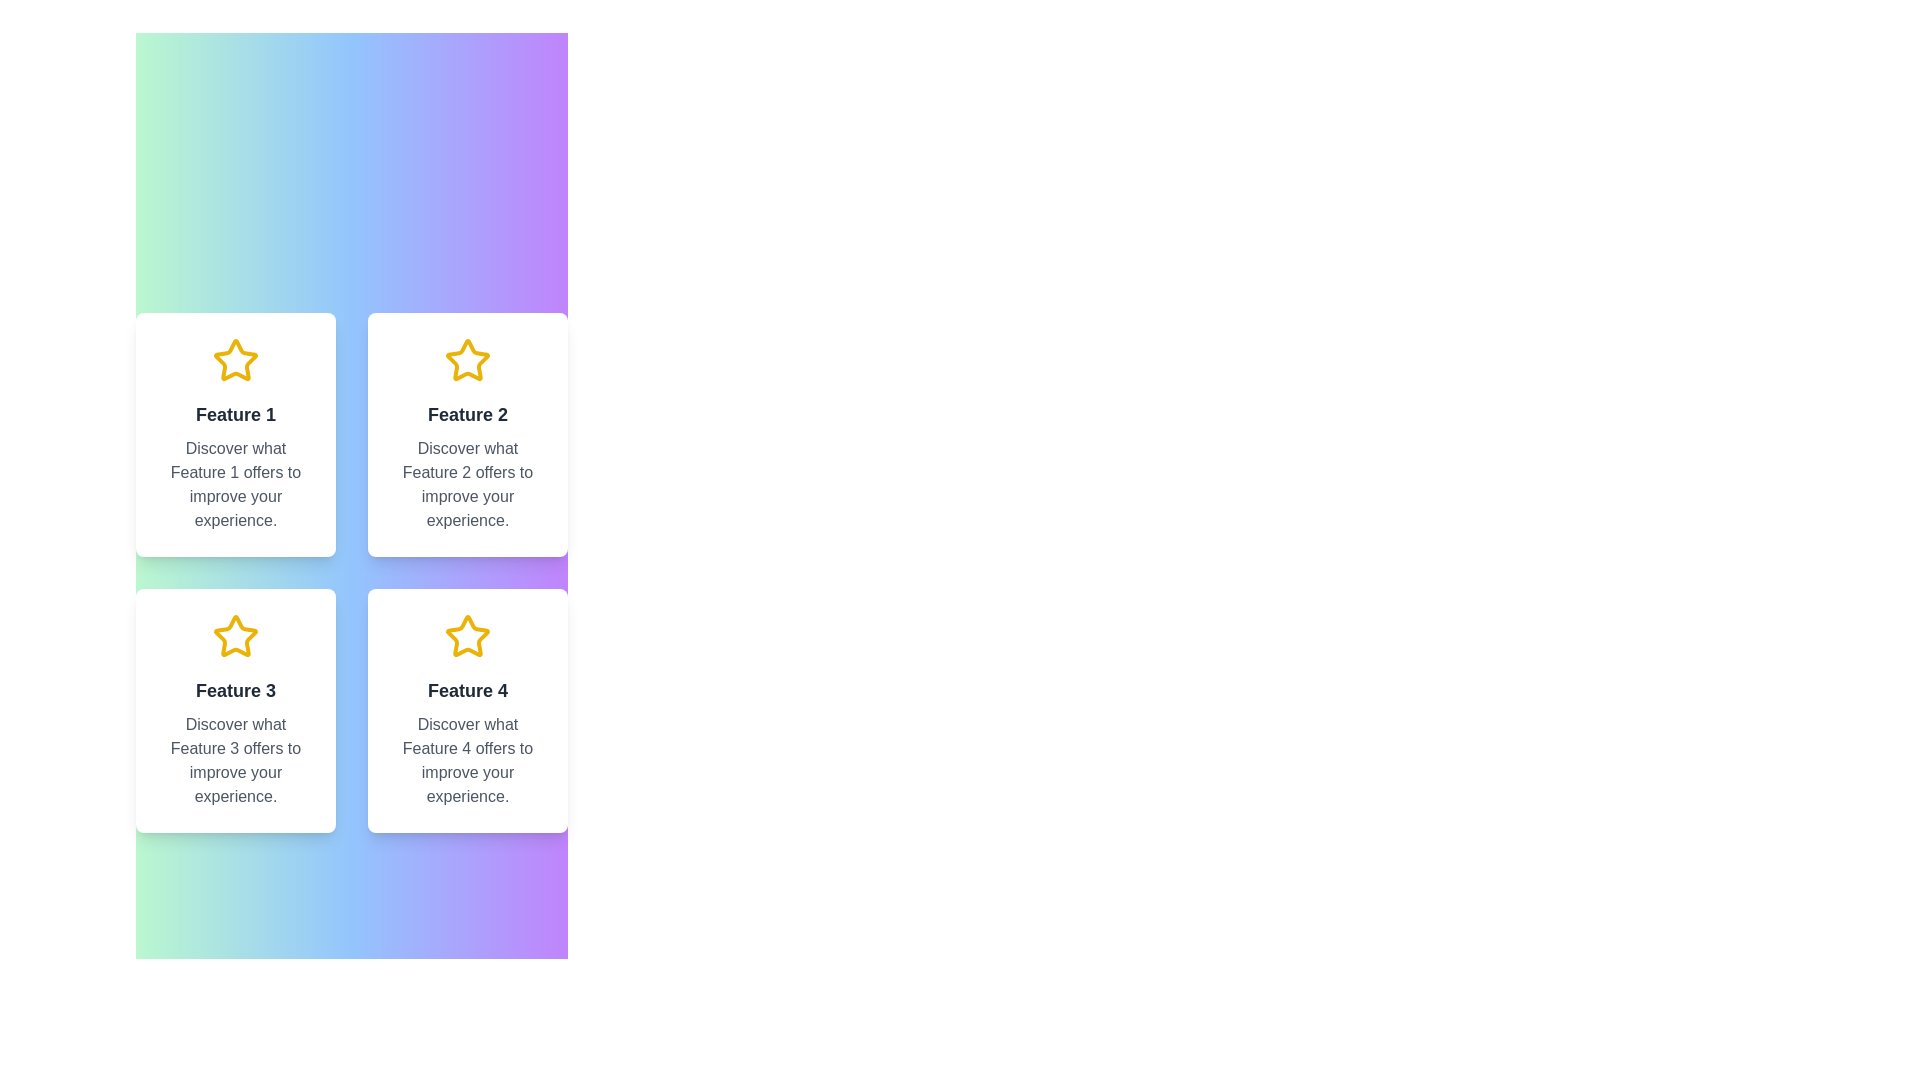 The image size is (1920, 1080). Describe the element at coordinates (235, 485) in the screenshot. I see `descriptive text block located in the first column of the two-column layout, specifically inside the card labeled 'Feature 1', below the star icon and the title text 'Feature 1'` at that location.